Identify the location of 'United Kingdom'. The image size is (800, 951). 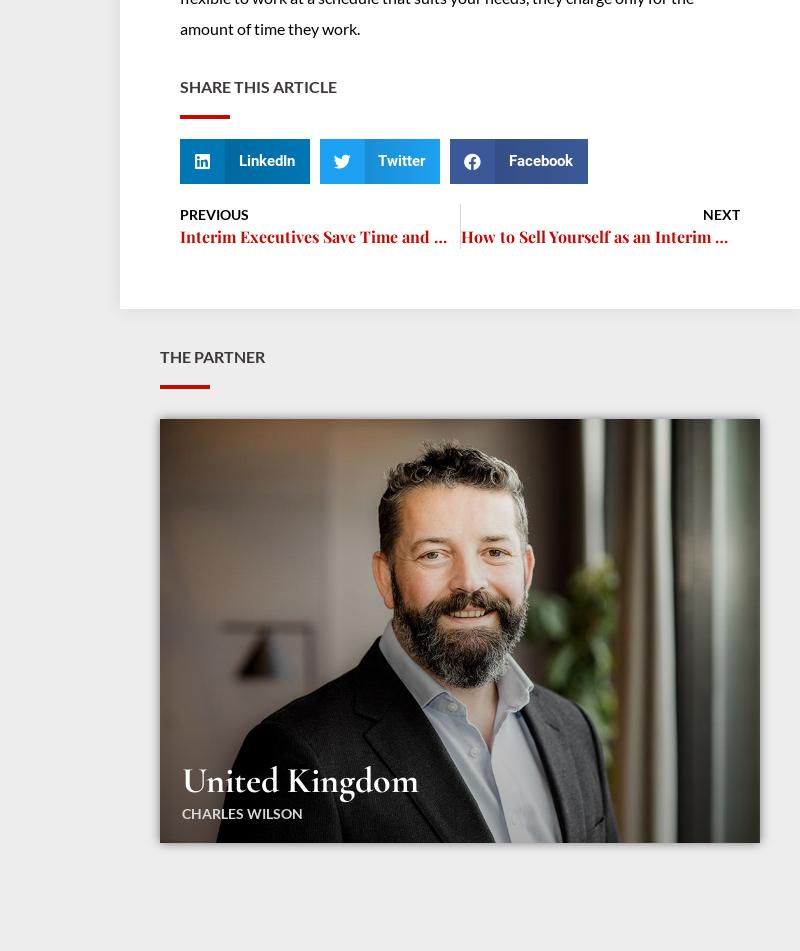
(300, 778).